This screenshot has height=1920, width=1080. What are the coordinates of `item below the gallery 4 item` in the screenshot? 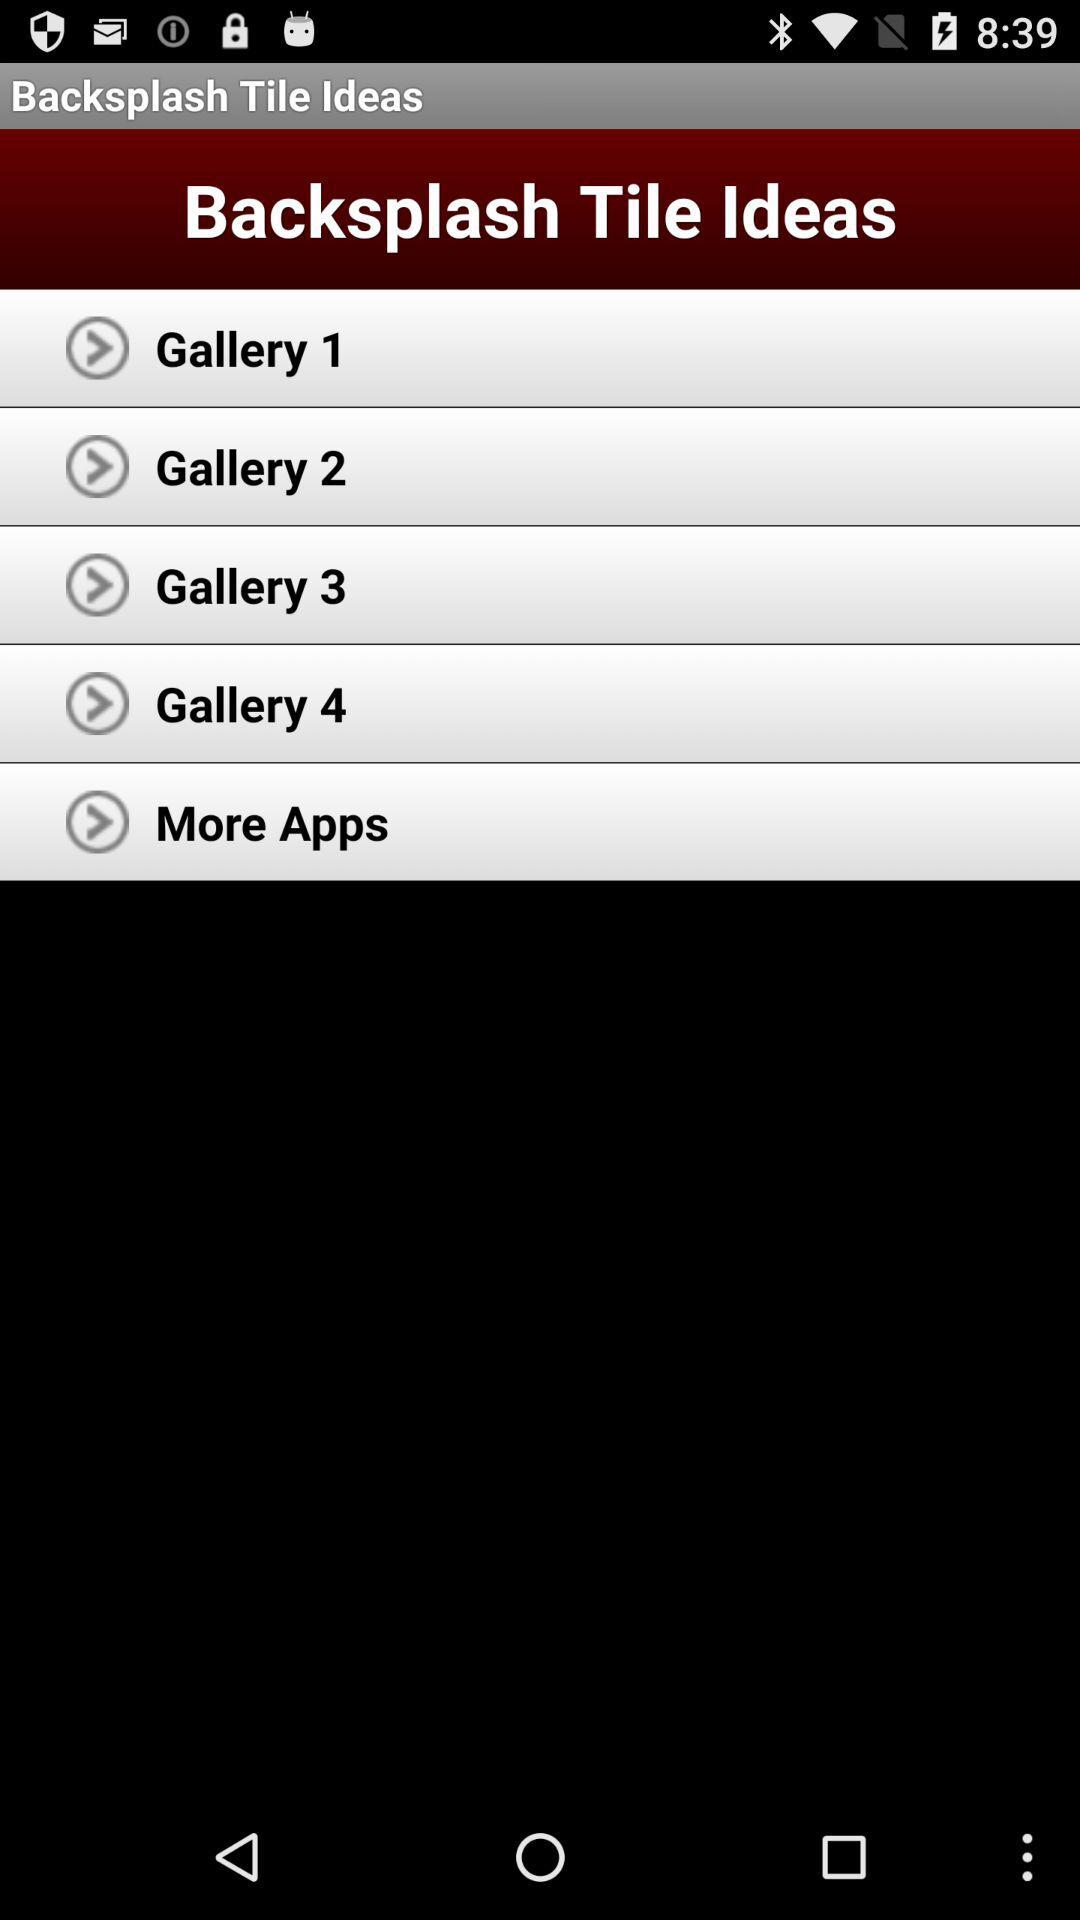 It's located at (272, 821).